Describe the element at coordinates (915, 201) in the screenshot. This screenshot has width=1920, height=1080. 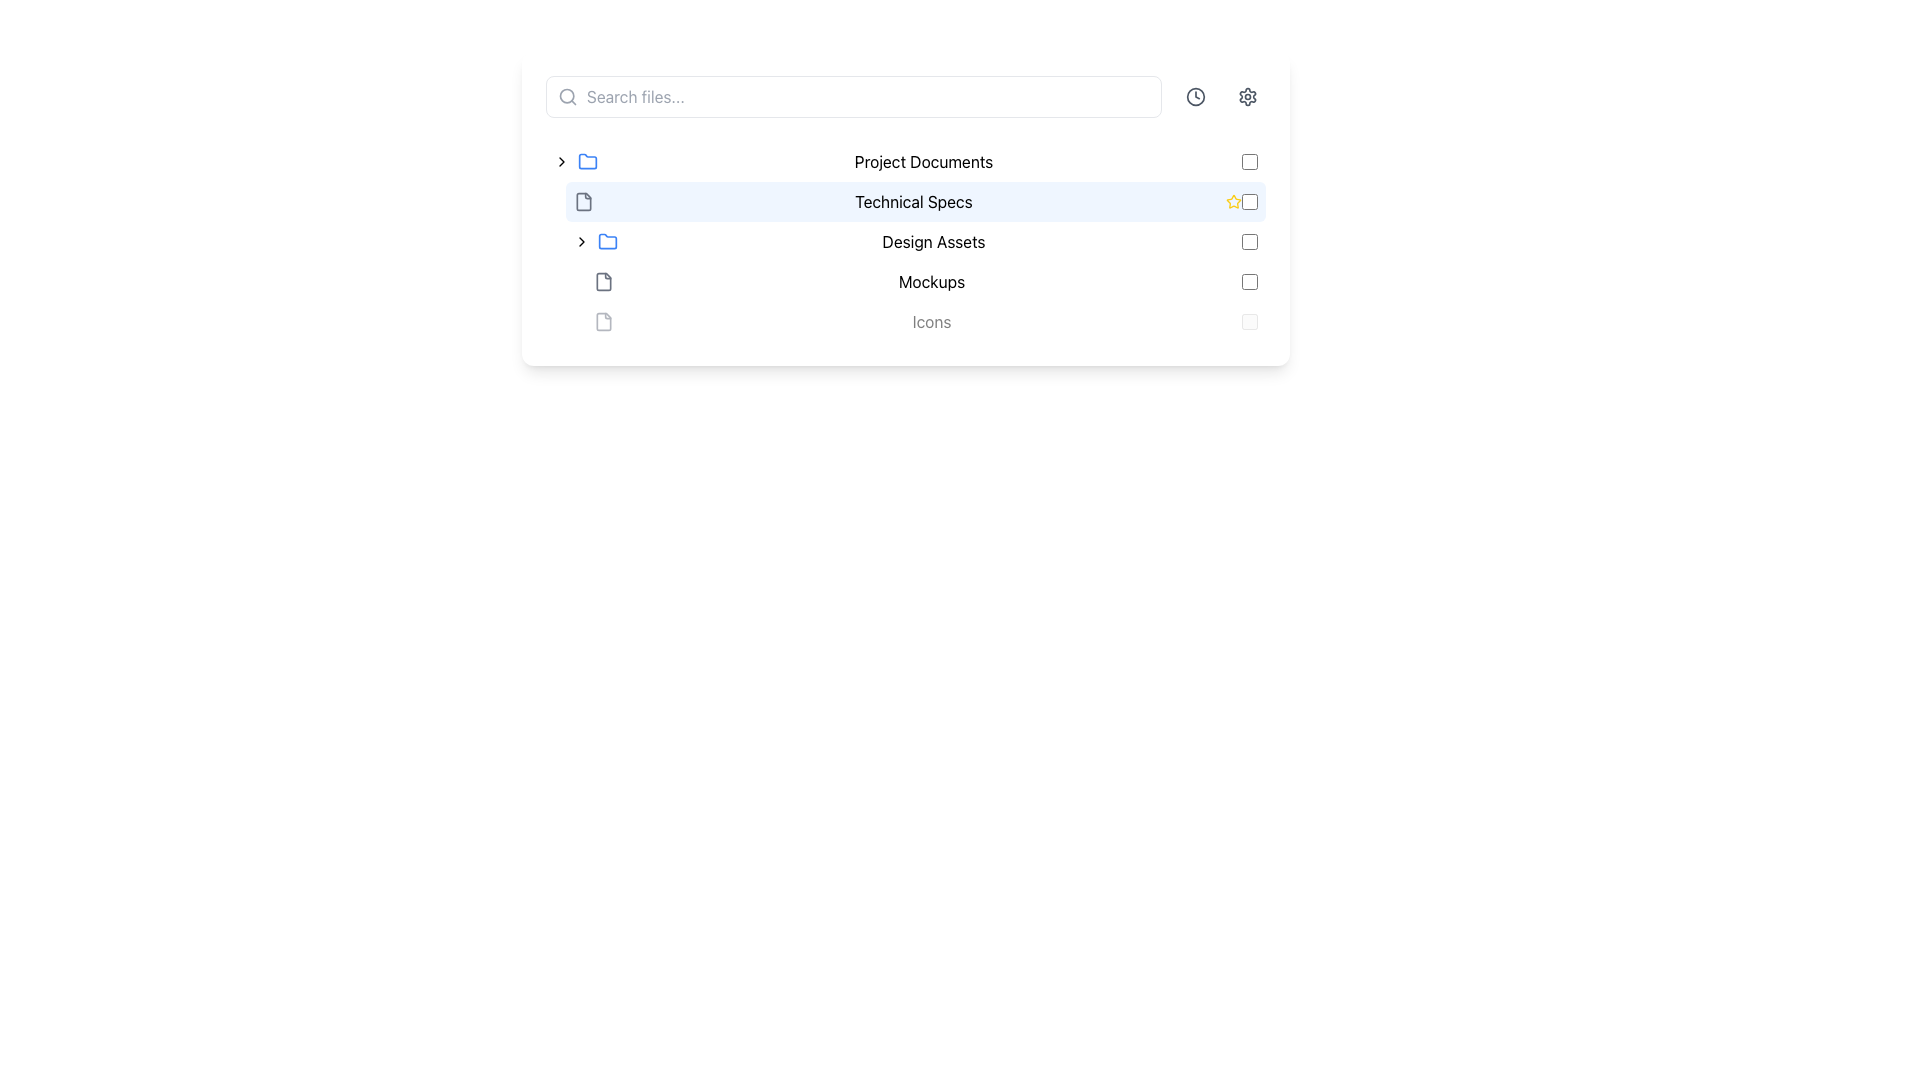
I see `the selectable list item labeled 'Technical Specs', which is the second item from the top in a vertical list, positioned directly beneath 'Project Documents'` at that location.